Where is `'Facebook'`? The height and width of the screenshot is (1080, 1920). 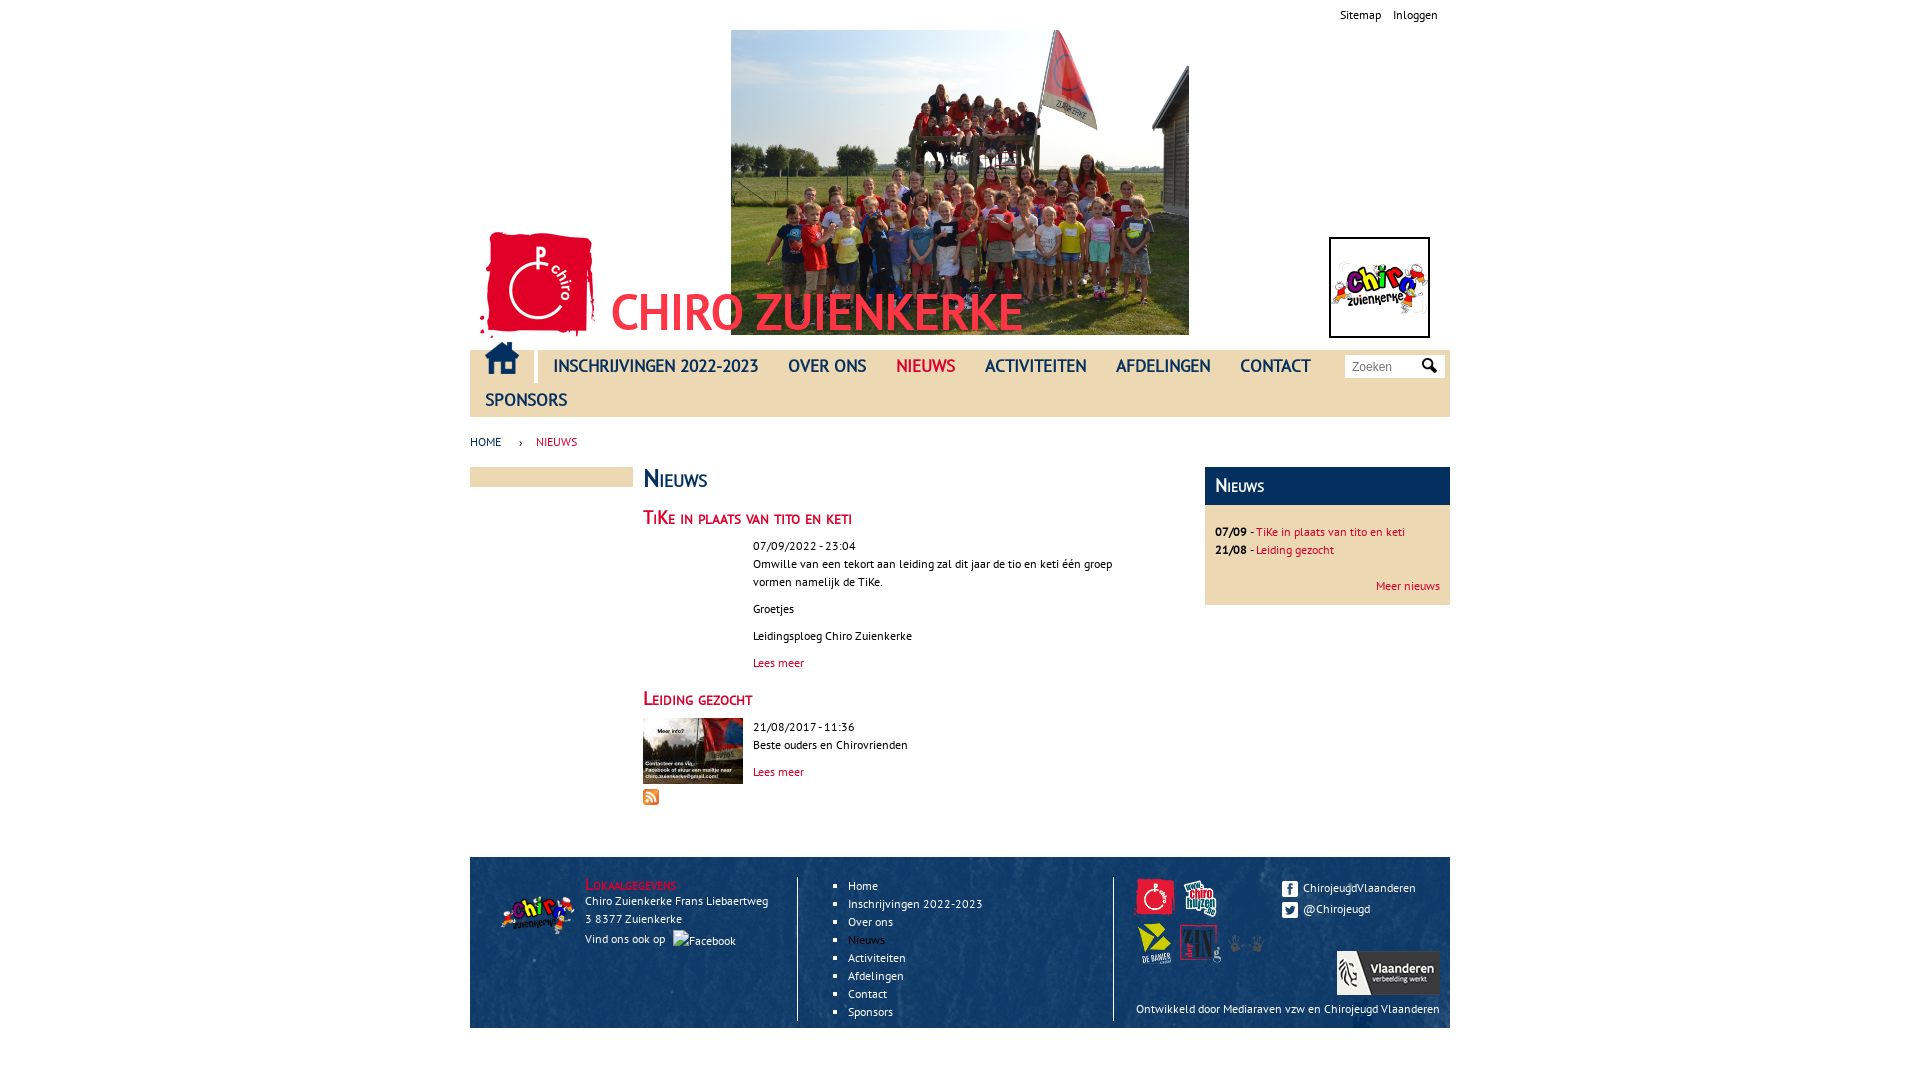
'Facebook' is located at coordinates (672, 940).